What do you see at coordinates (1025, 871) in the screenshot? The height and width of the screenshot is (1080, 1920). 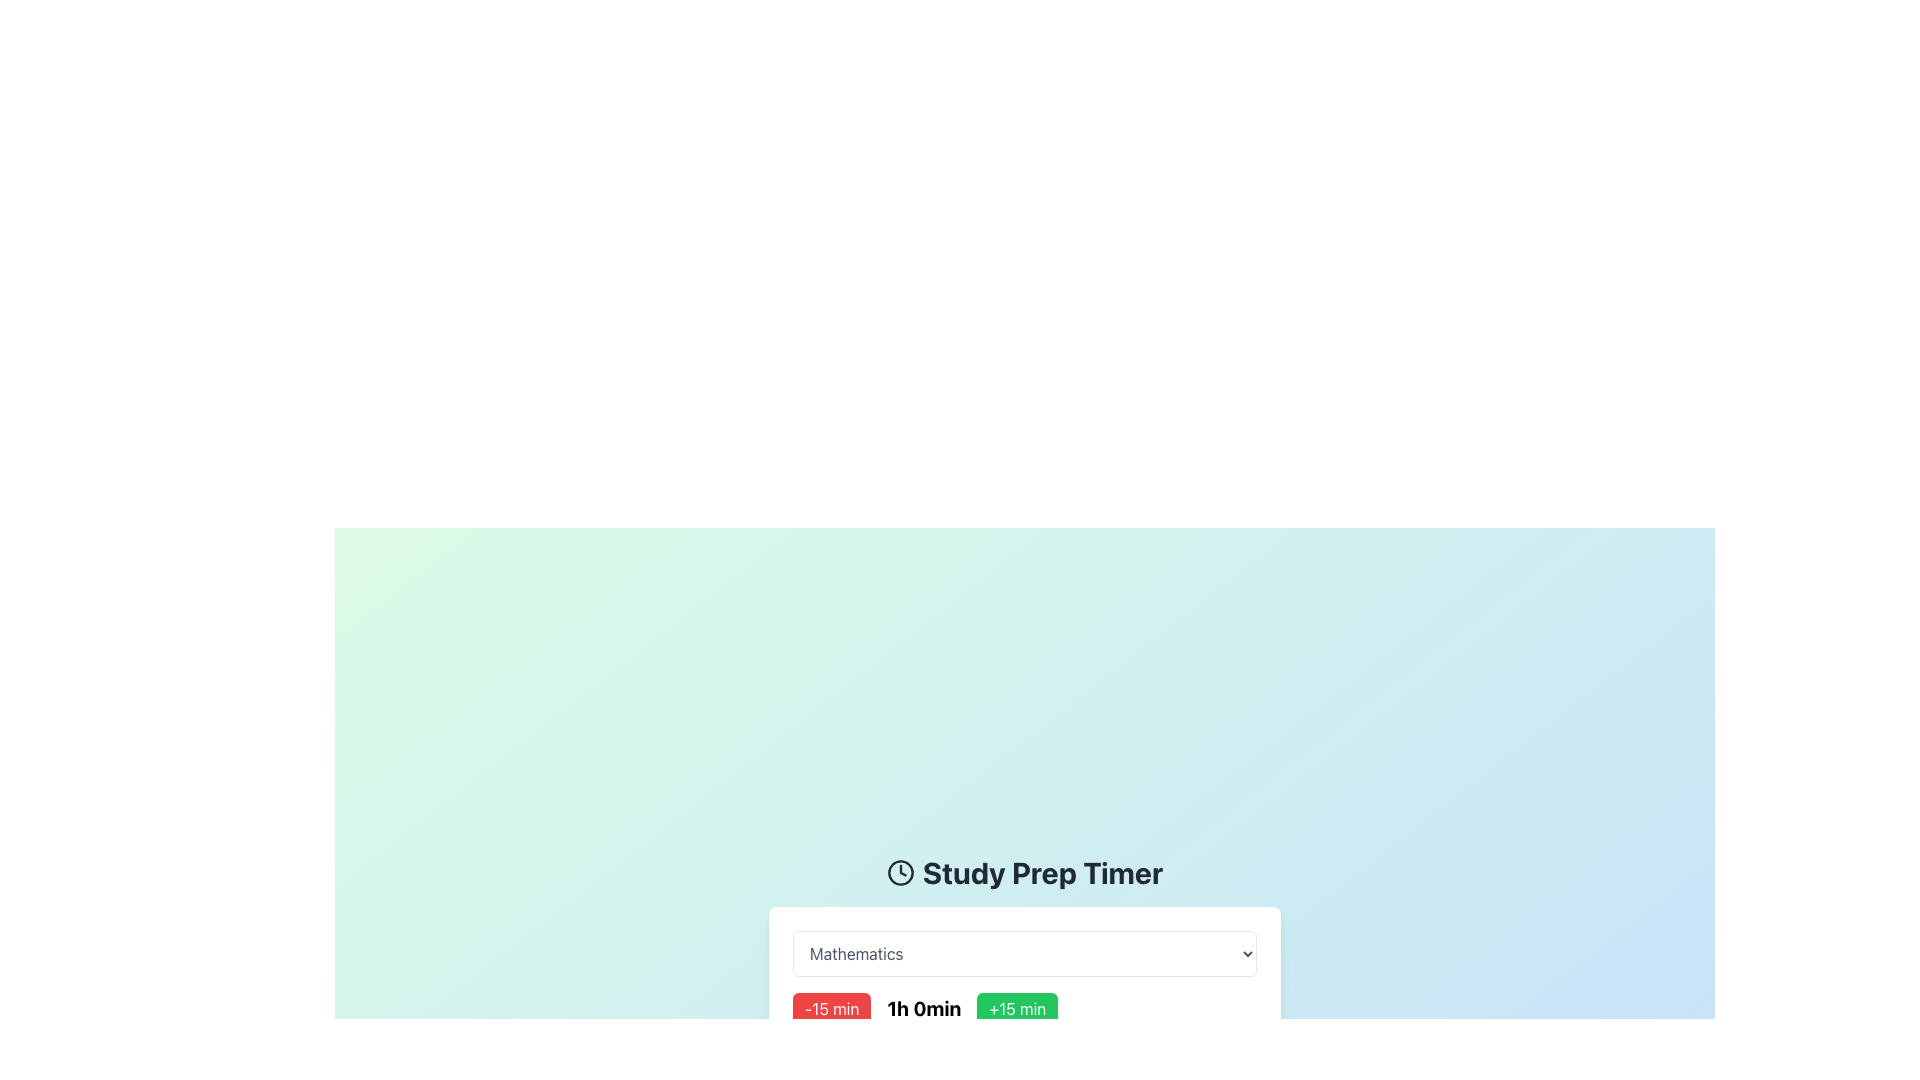 I see `the static text element that serves as a title or header for the adjacent timer interface, located at the top center of the interface above the timer card` at bounding box center [1025, 871].